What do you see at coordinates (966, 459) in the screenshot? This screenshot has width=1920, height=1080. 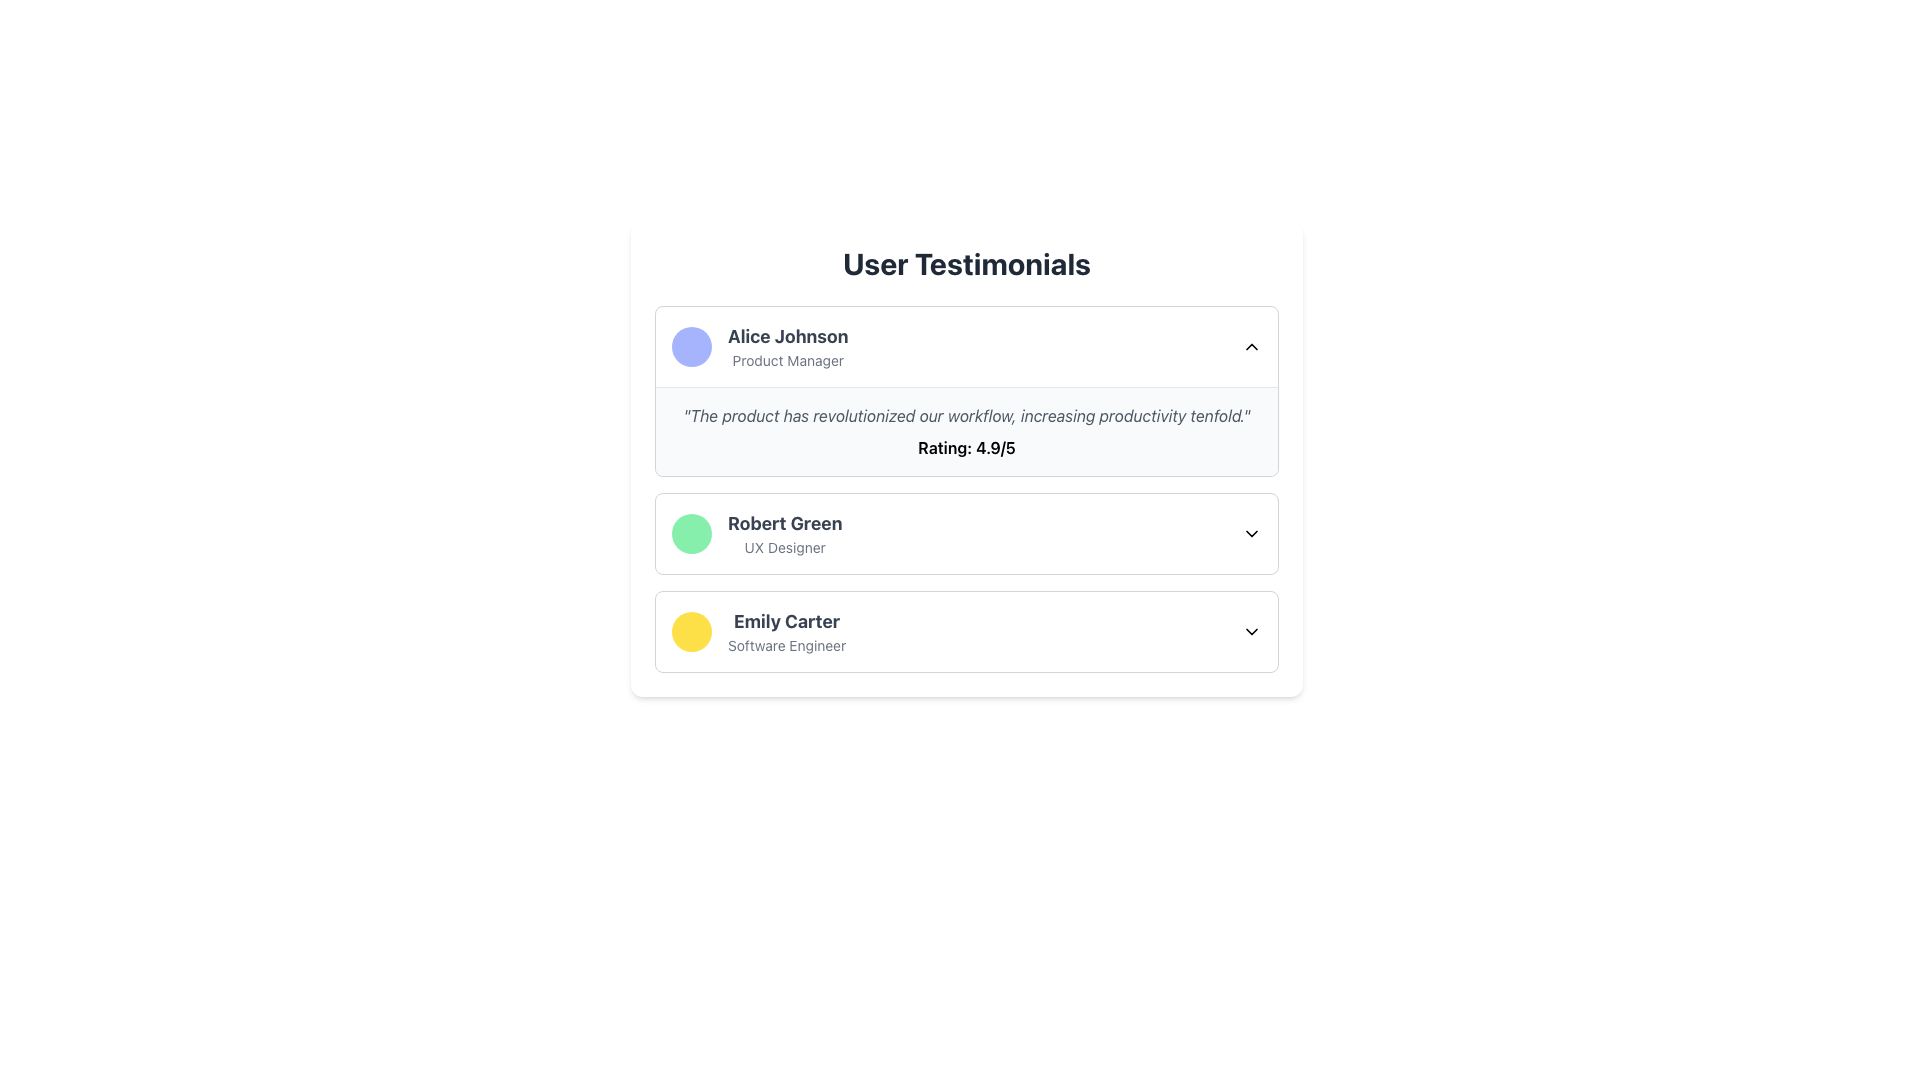 I see `testimonials from the first card in the 'User Testimonials' section, which includes user feedback, names, and titles` at bounding box center [966, 459].